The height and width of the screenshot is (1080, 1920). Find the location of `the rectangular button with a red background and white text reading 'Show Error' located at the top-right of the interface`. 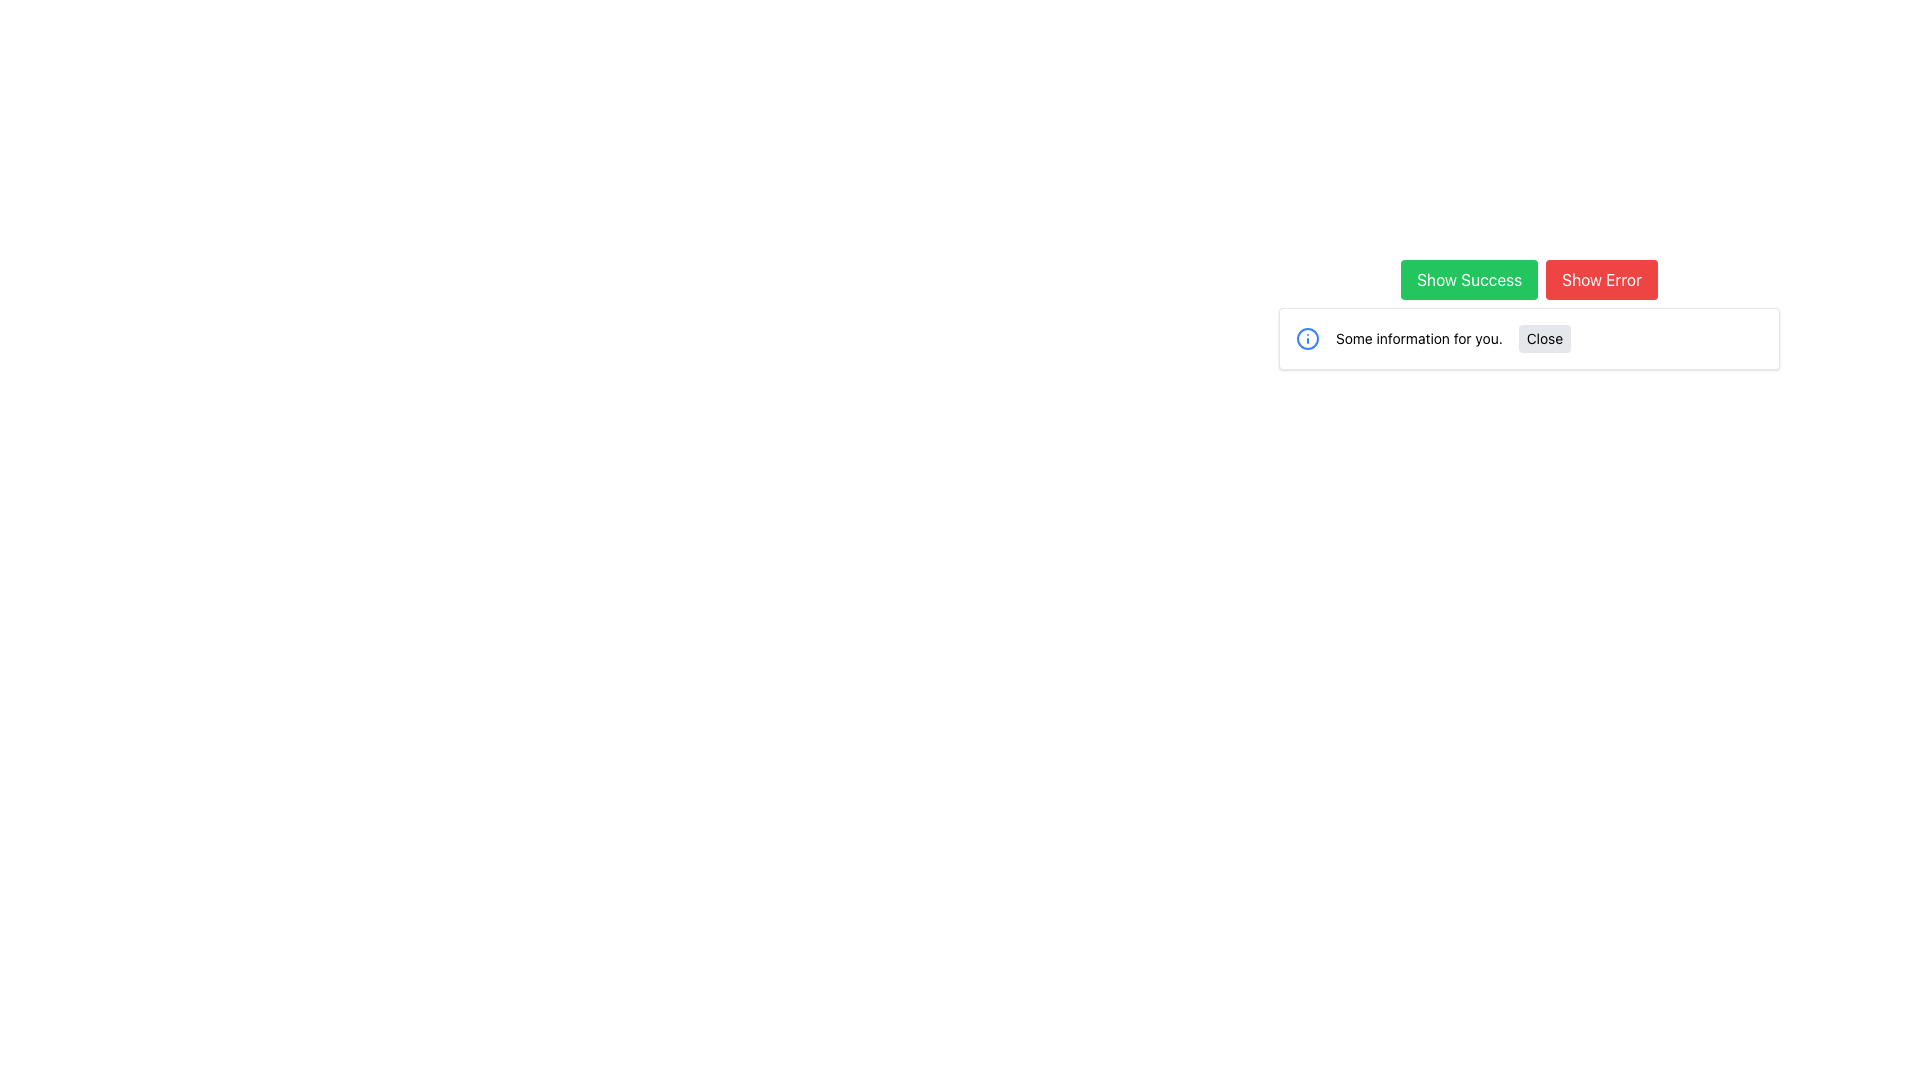

the rectangular button with a red background and white text reading 'Show Error' located at the top-right of the interface is located at coordinates (1602, 280).